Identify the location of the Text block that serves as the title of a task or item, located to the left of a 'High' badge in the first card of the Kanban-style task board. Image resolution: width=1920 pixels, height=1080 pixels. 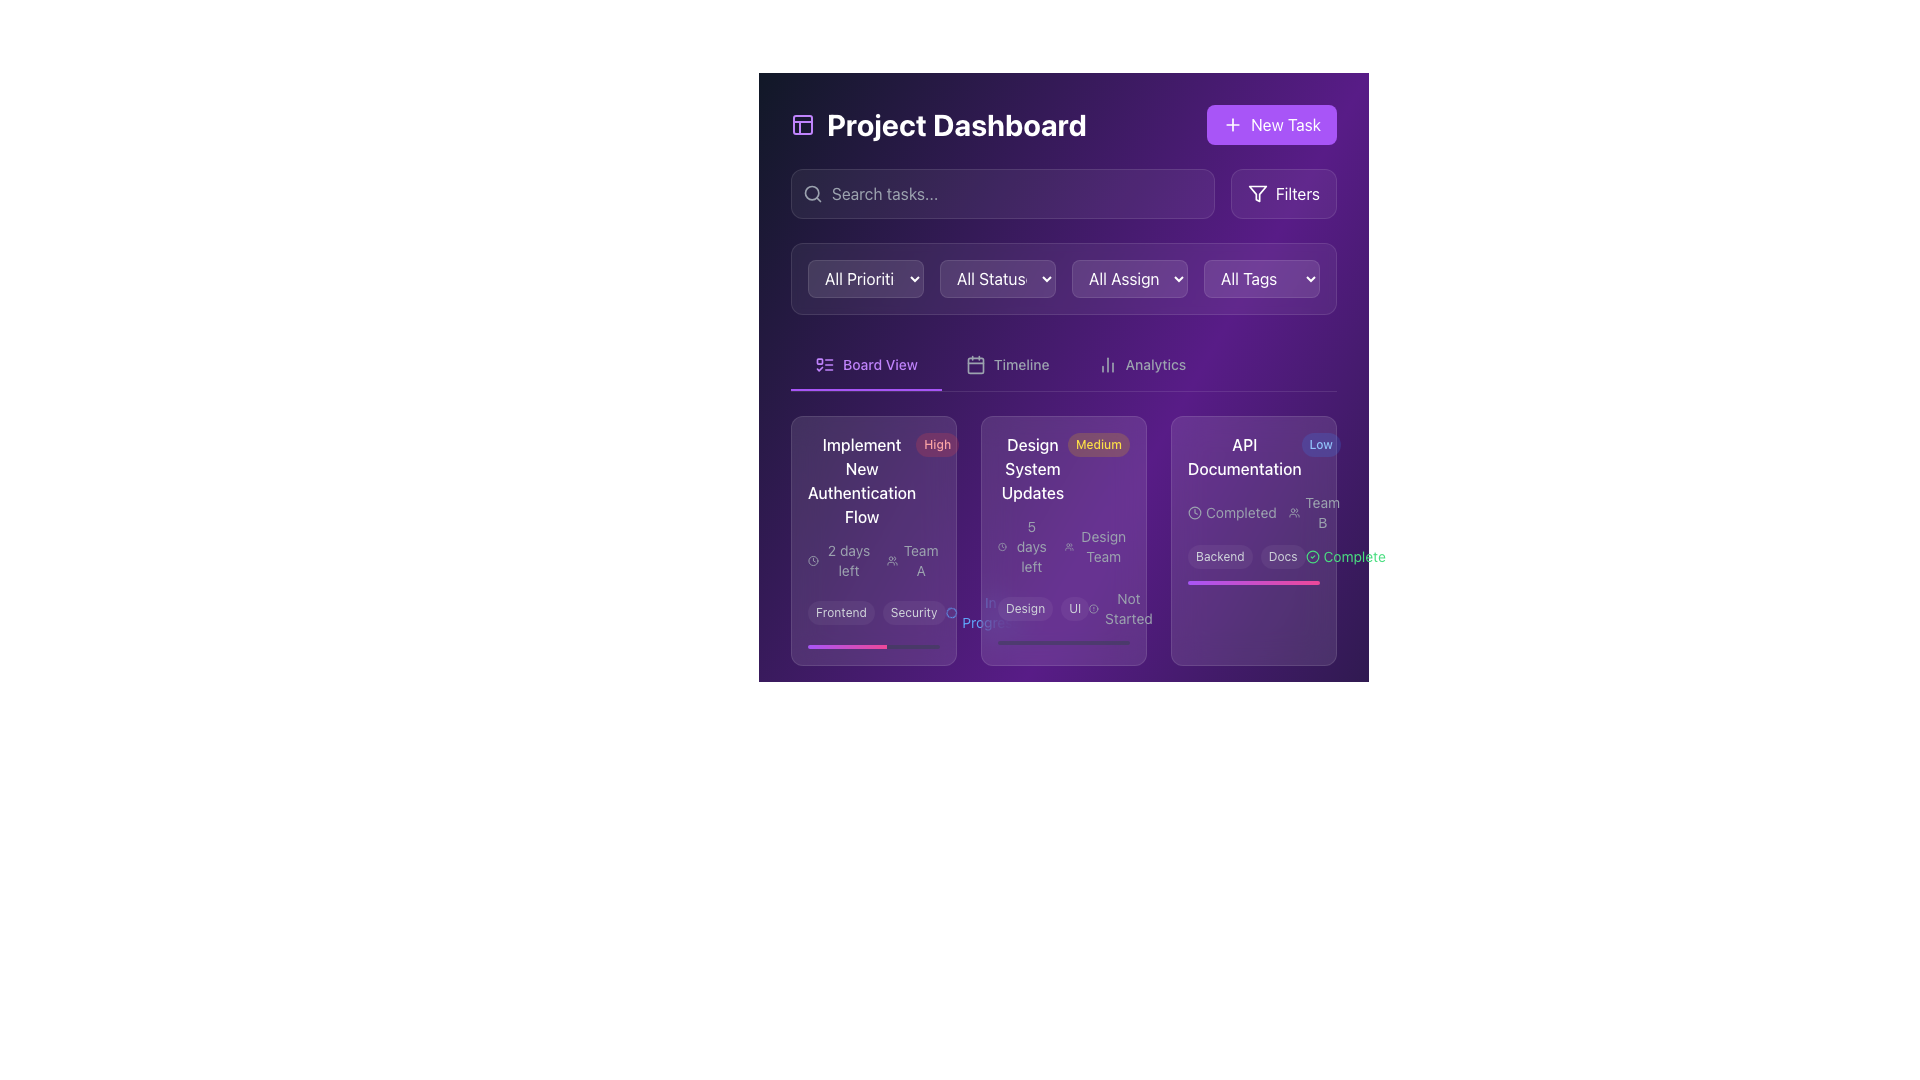
(862, 481).